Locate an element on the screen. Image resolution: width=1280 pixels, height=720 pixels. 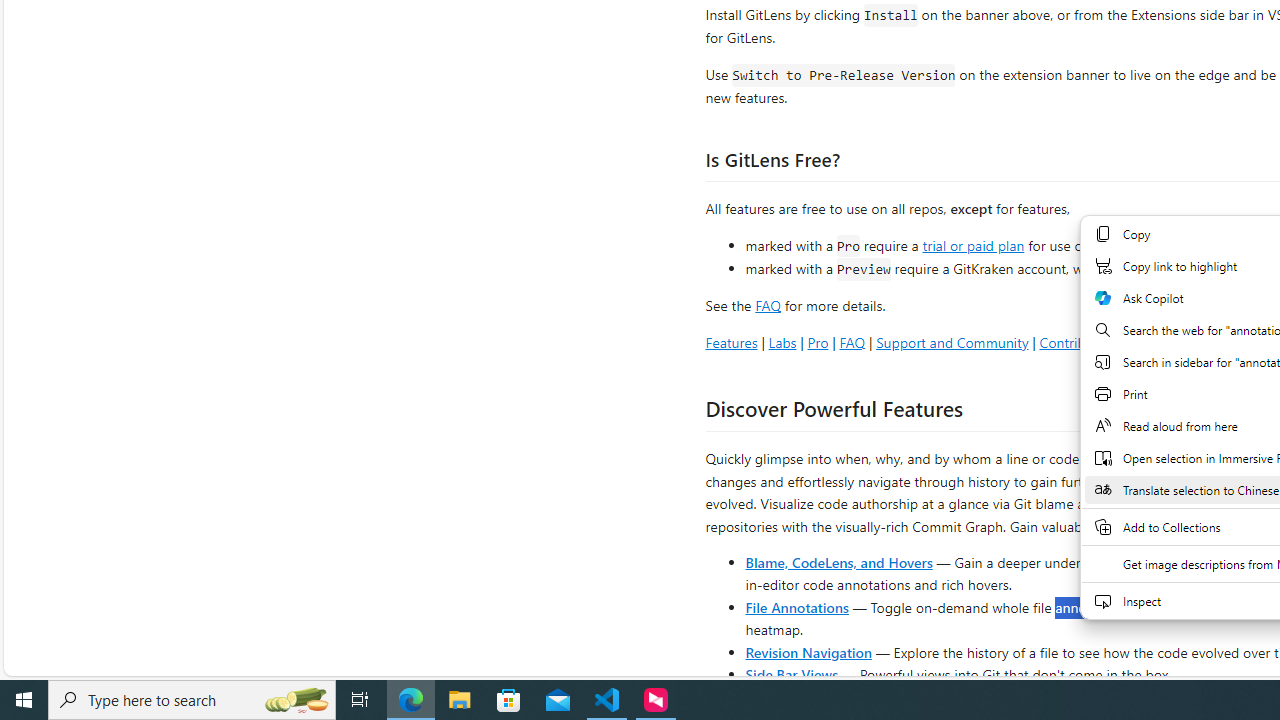
'Labs' is located at coordinates (781, 341).